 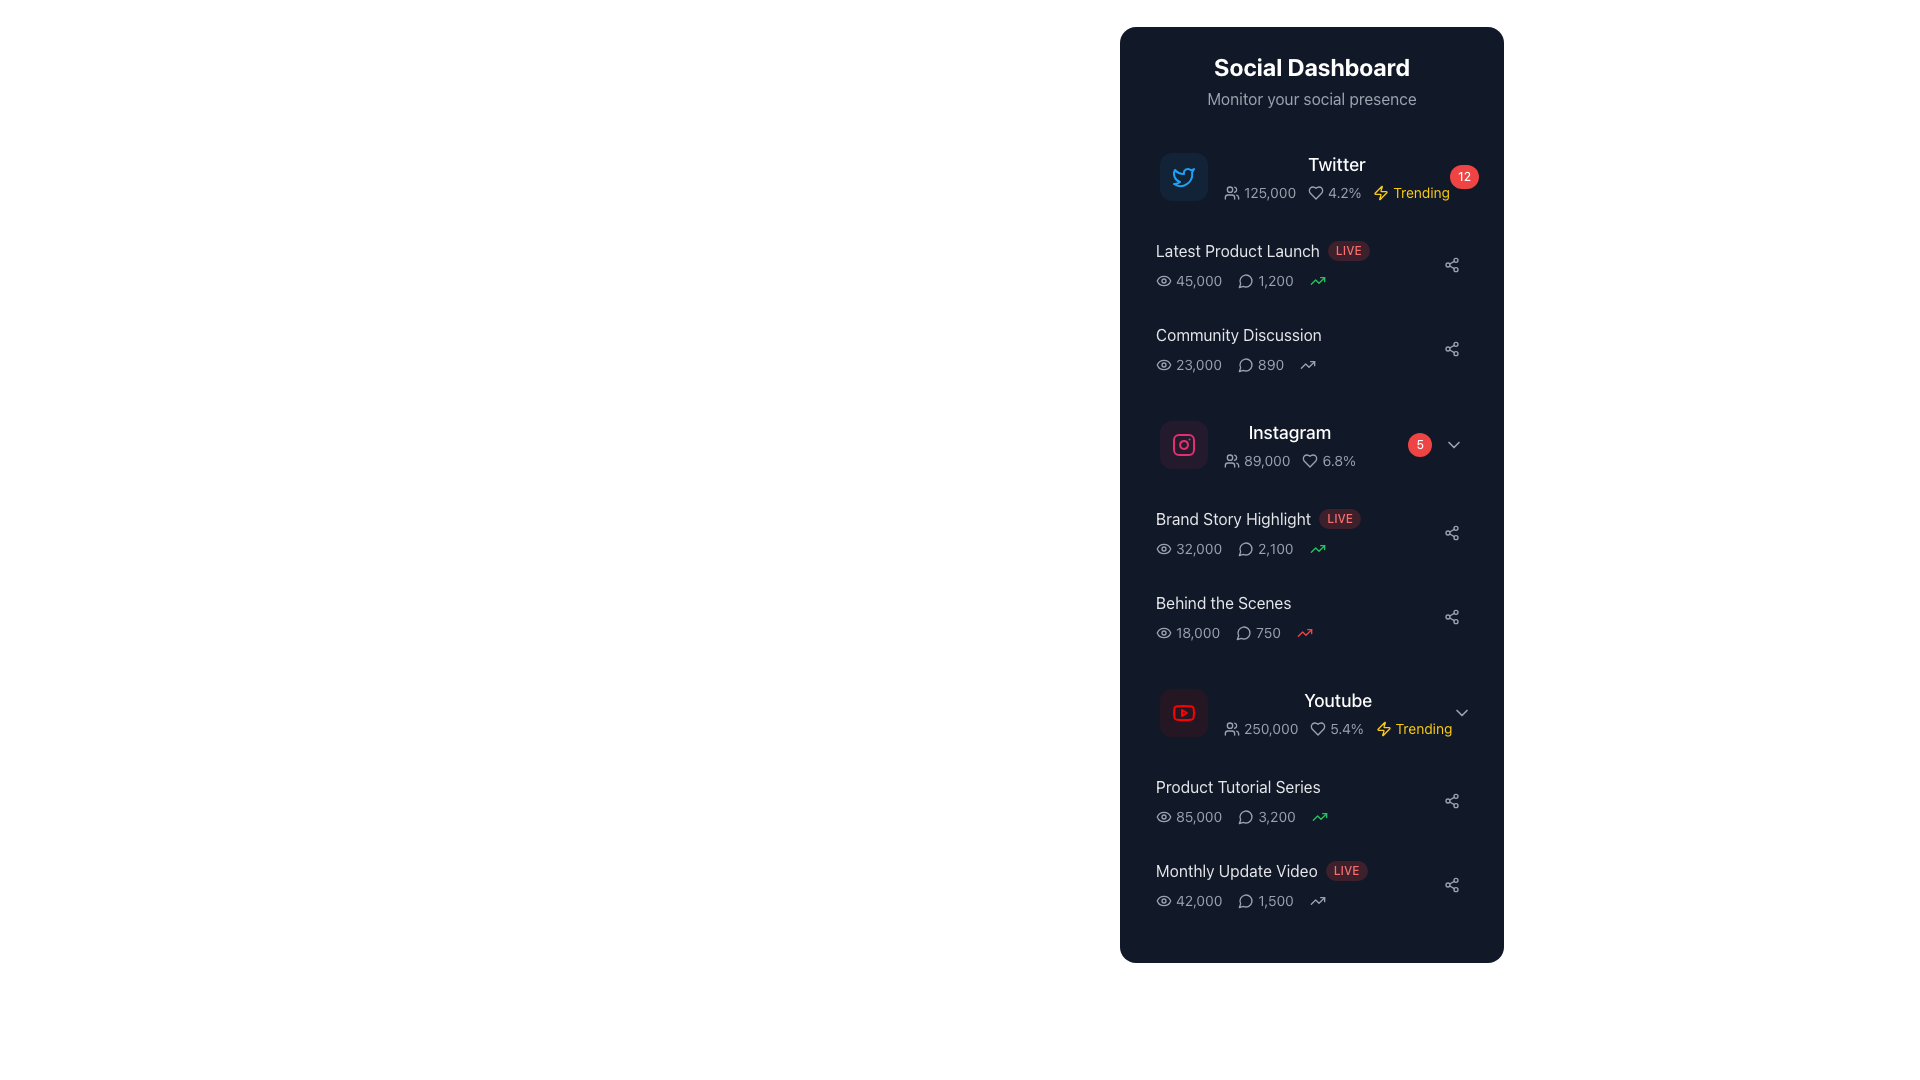 What do you see at coordinates (1319, 817) in the screenshot?
I see `the green upward trending icon representing a visual trend indicator located next to the numeric value '3,200' in the 'Product Tutorial Series' section` at bounding box center [1319, 817].